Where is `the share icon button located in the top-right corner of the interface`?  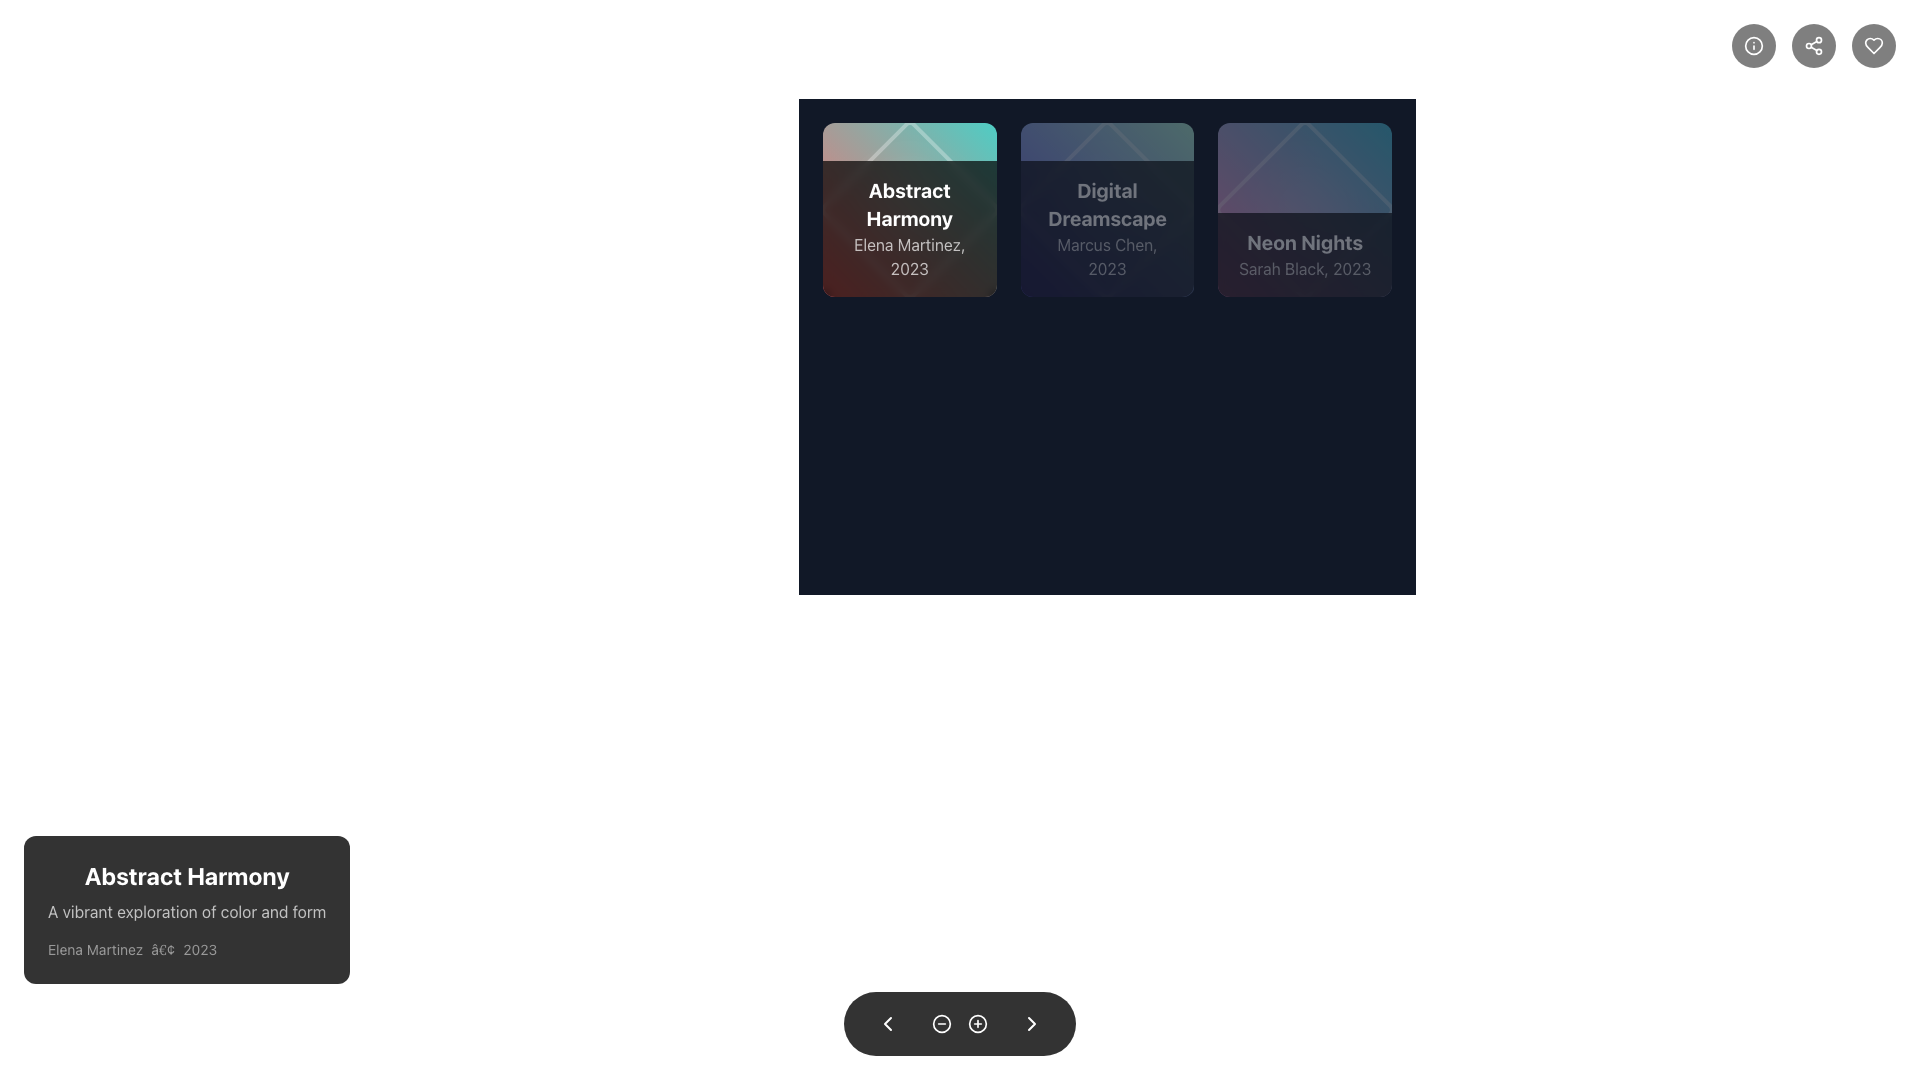
the share icon button located in the top-right corner of the interface is located at coordinates (1814, 45).